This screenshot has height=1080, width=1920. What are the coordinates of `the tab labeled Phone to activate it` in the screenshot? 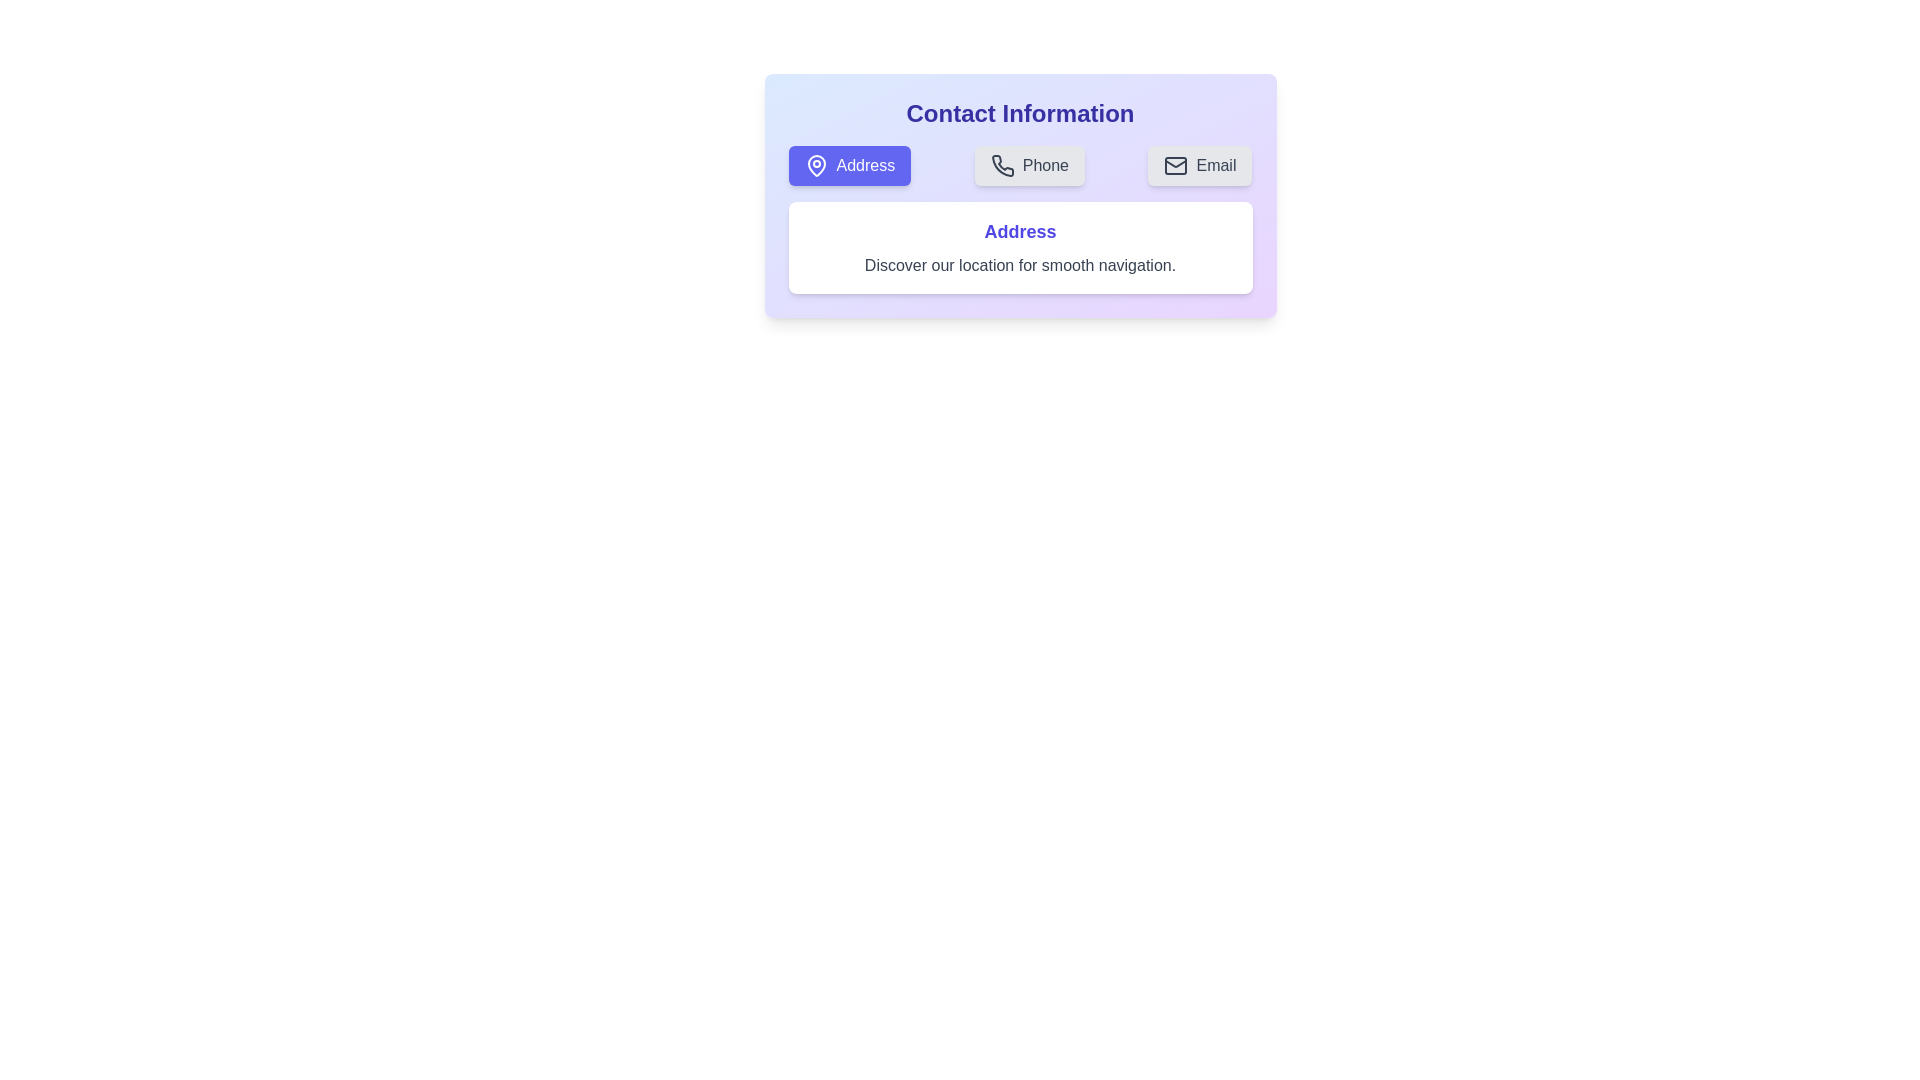 It's located at (1029, 164).